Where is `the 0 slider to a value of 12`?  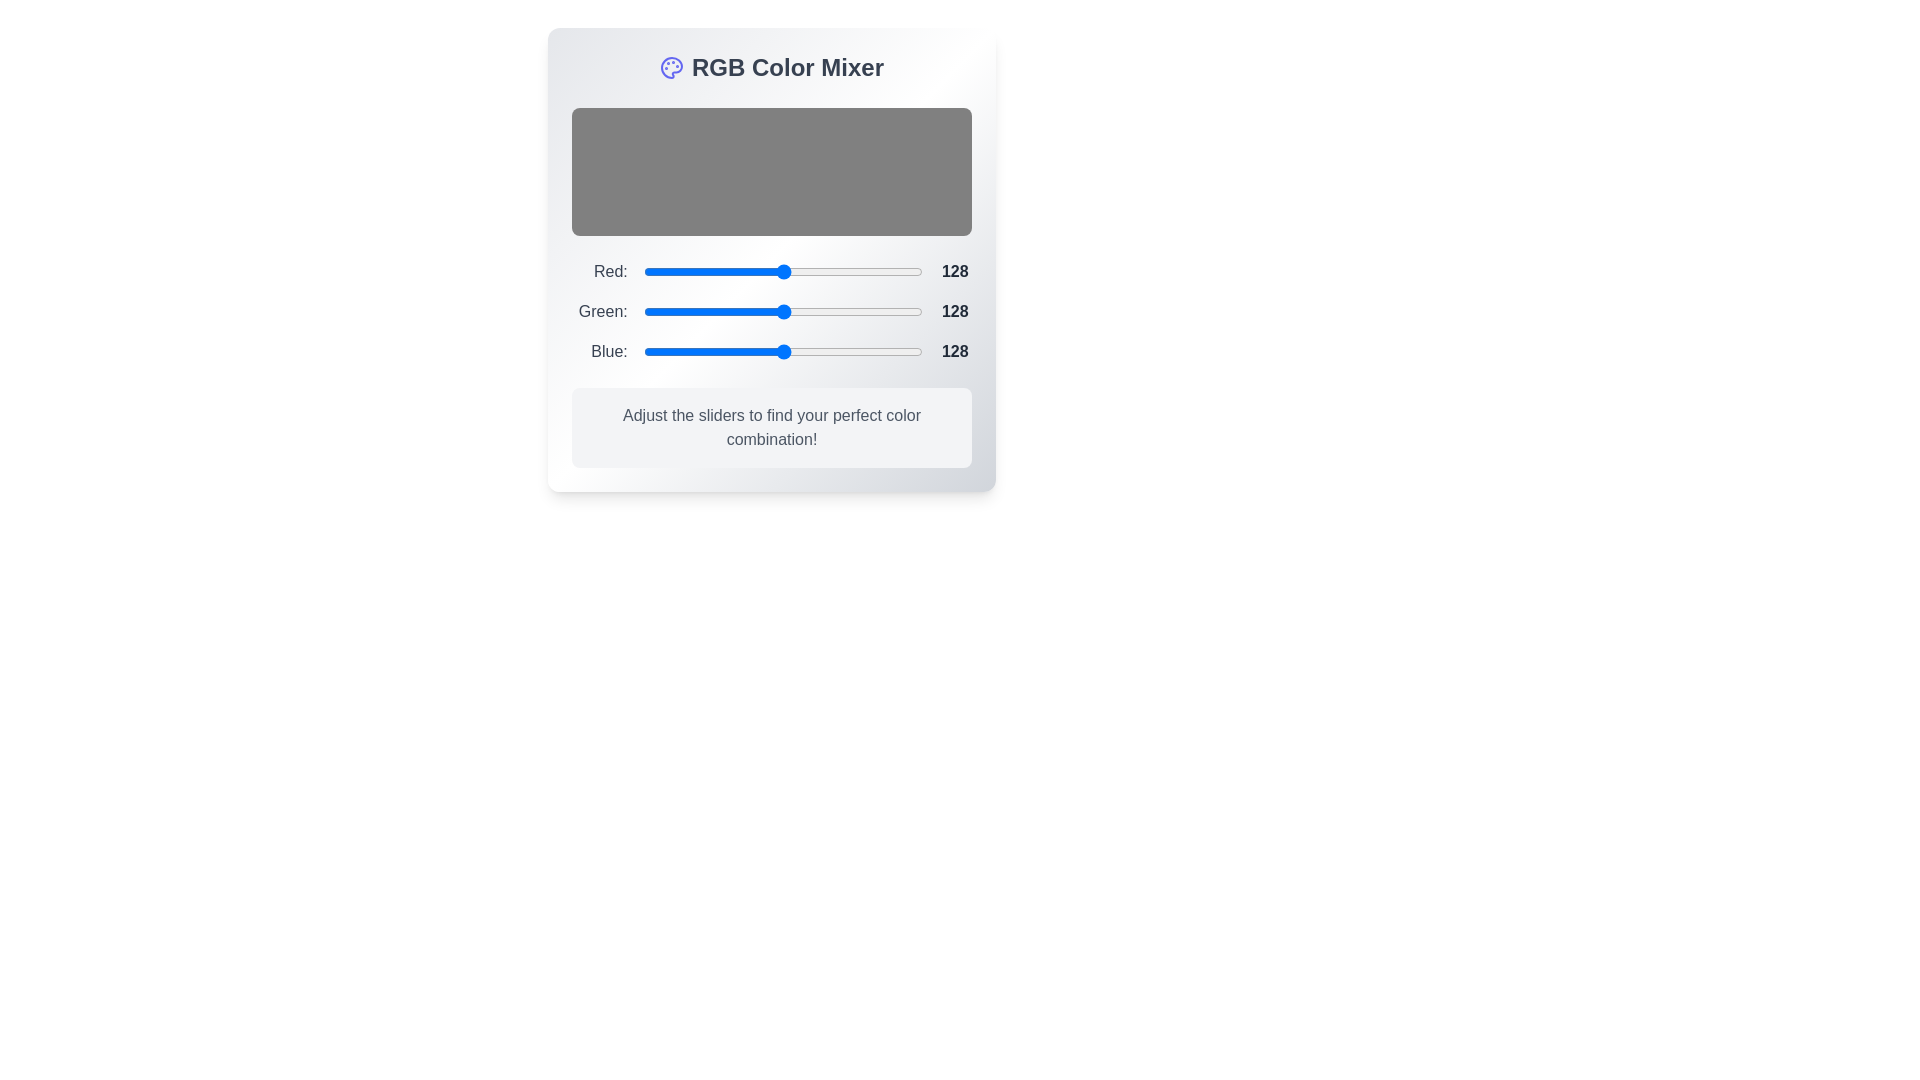
the 0 slider to a value of 12 is located at coordinates (788, 272).